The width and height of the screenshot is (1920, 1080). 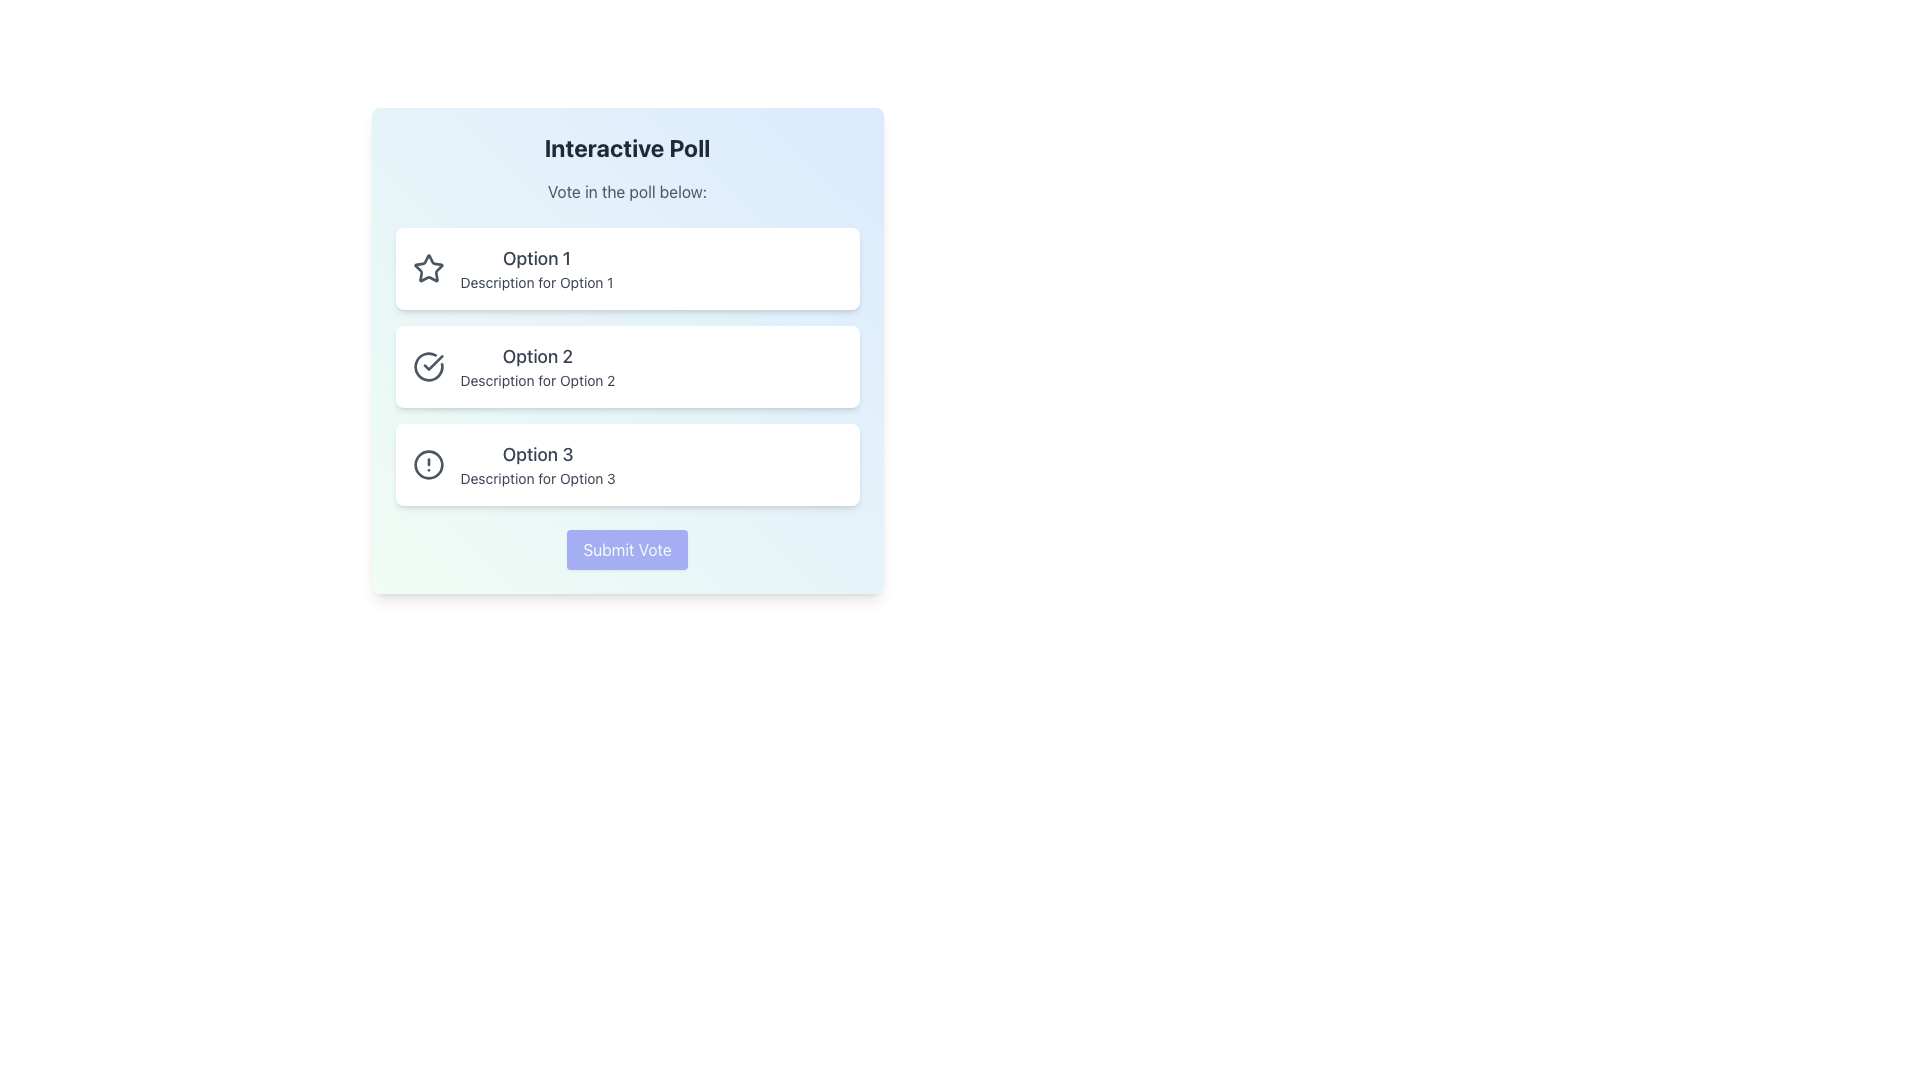 I want to click on the text label displaying 'Option 1' within the white rounded rectangle in the 'Interactive Poll' section, so click(x=537, y=268).